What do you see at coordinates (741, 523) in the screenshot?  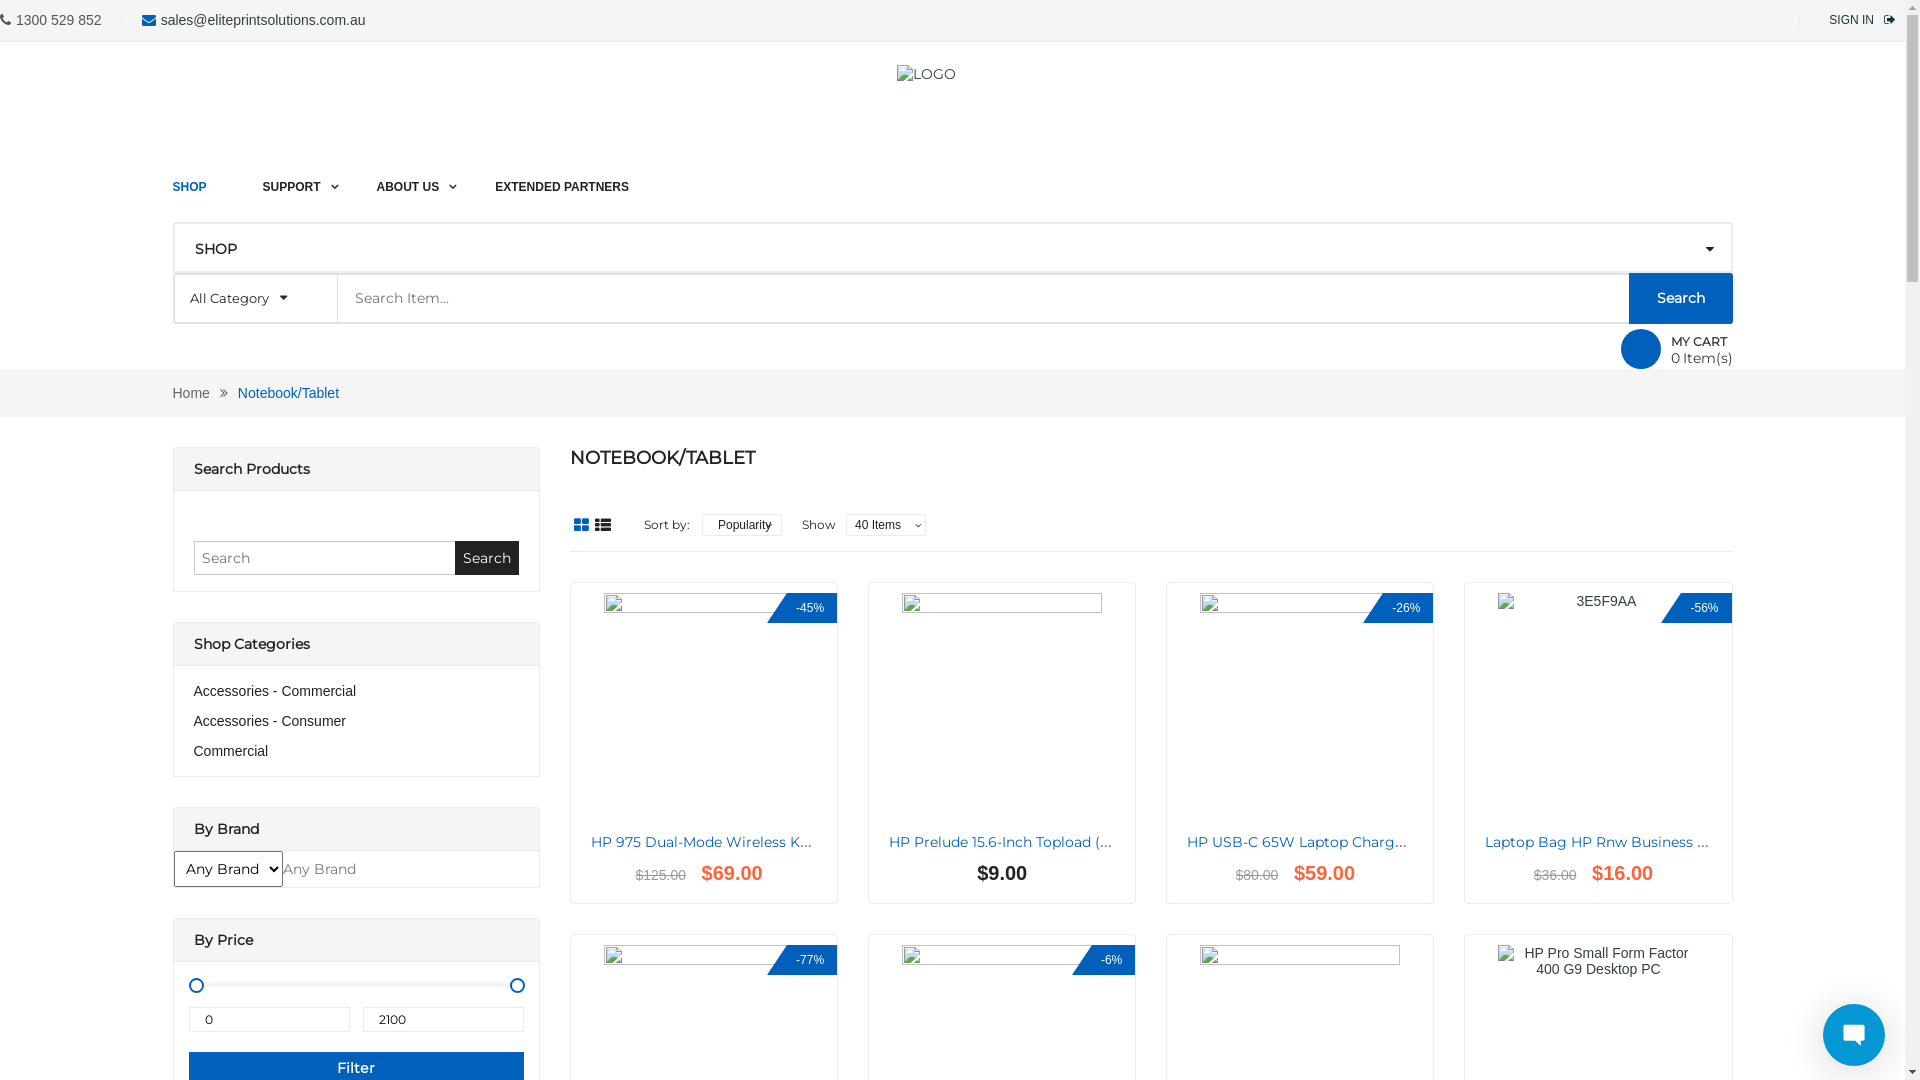 I see `'Popularity'` at bounding box center [741, 523].